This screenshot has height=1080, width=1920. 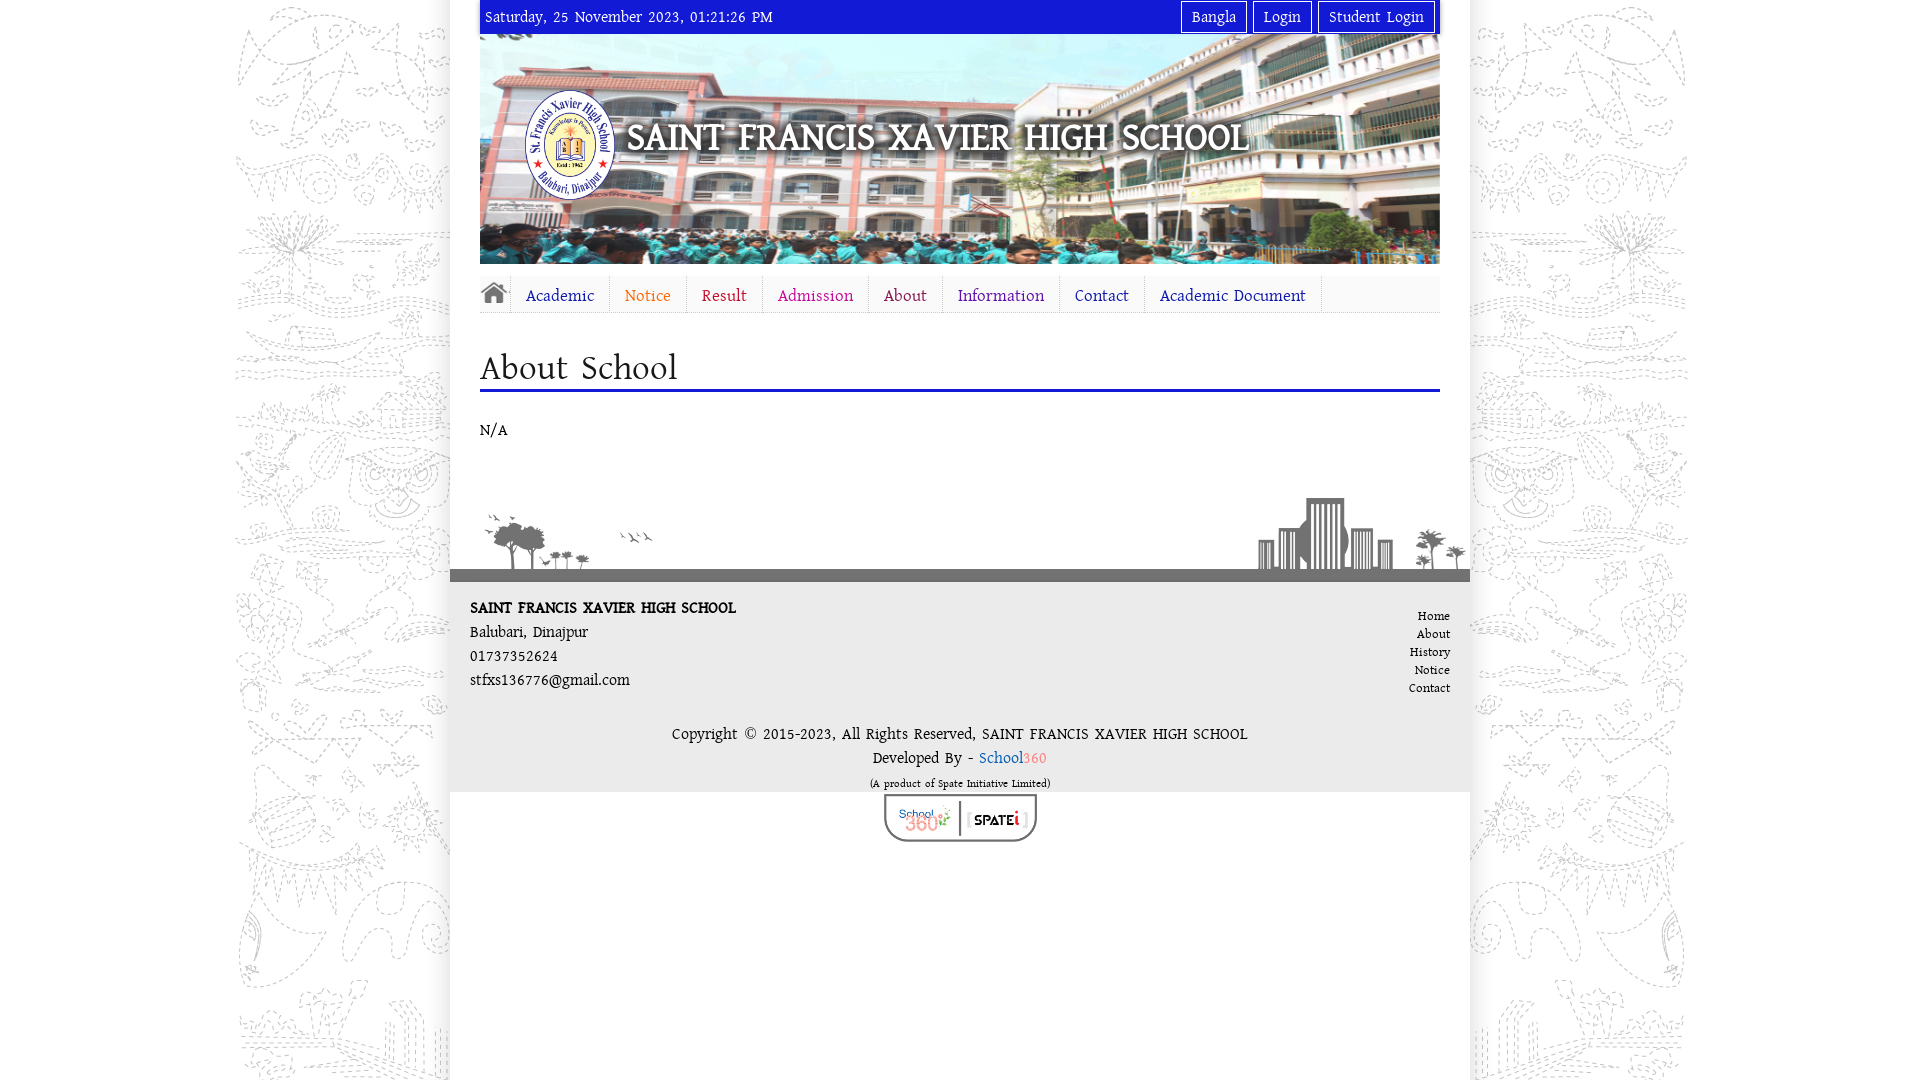 What do you see at coordinates (1101, 296) in the screenshot?
I see `'Contact'` at bounding box center [1101, 296].